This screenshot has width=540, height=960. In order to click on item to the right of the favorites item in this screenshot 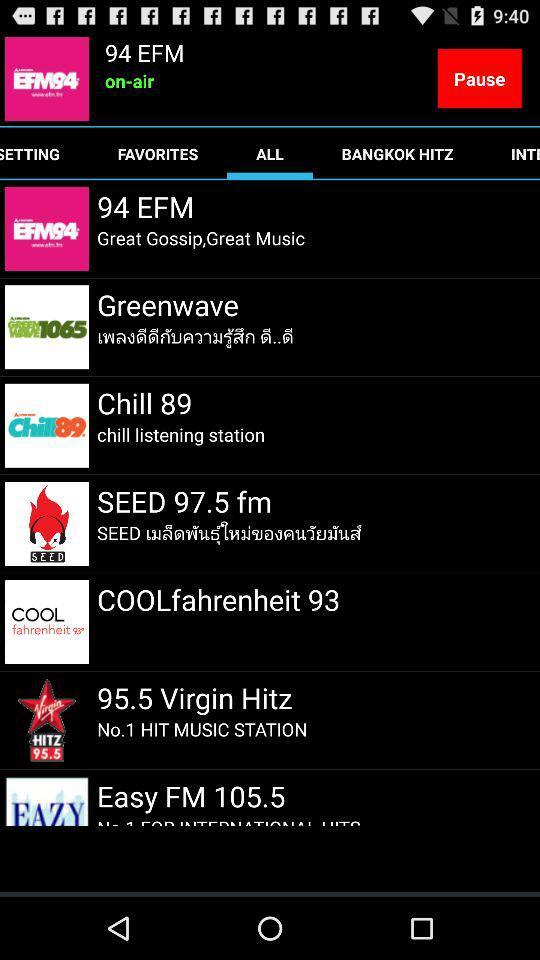, I will do `click(270, 152)`.